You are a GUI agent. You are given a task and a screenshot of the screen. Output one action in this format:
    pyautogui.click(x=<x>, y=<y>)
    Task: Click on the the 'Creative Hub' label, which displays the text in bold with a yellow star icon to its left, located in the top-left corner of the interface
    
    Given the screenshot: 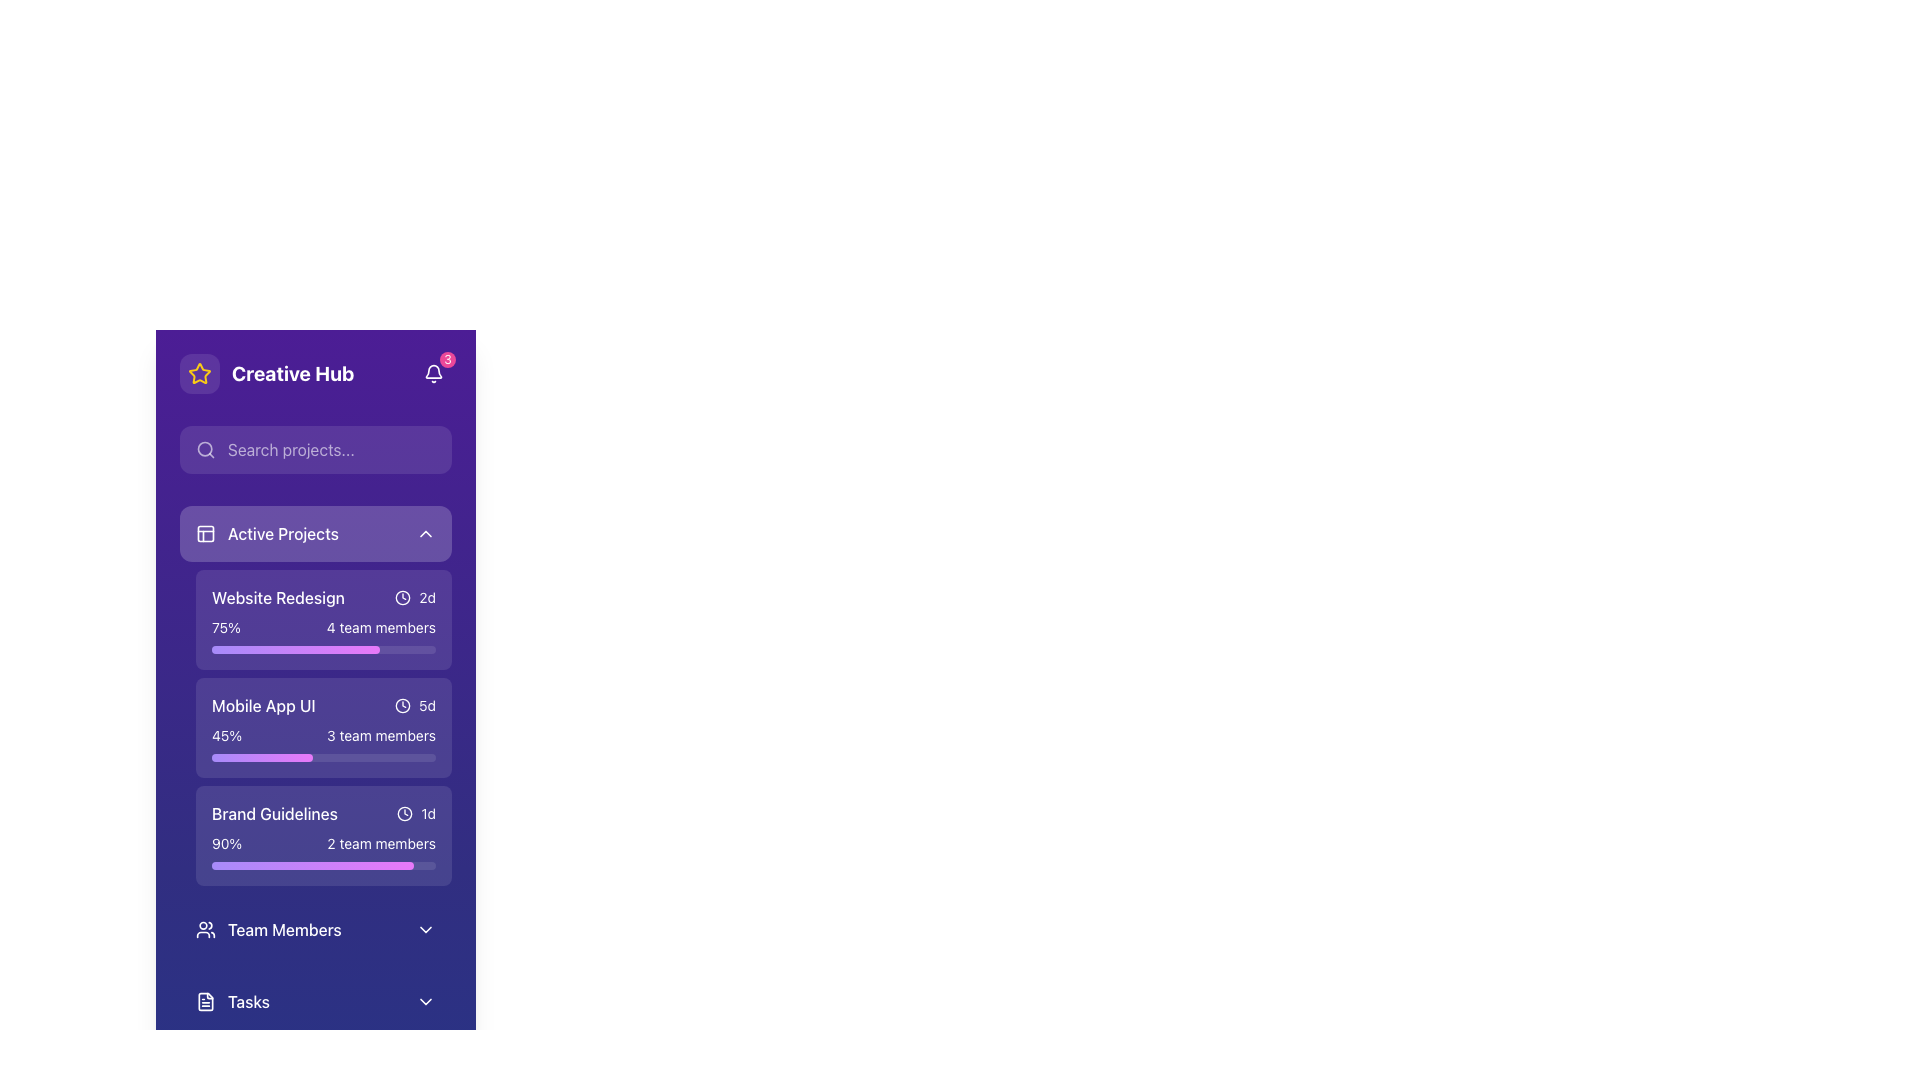 What is the action you would take?
    pyautogui.click(x=266, y=374)
    